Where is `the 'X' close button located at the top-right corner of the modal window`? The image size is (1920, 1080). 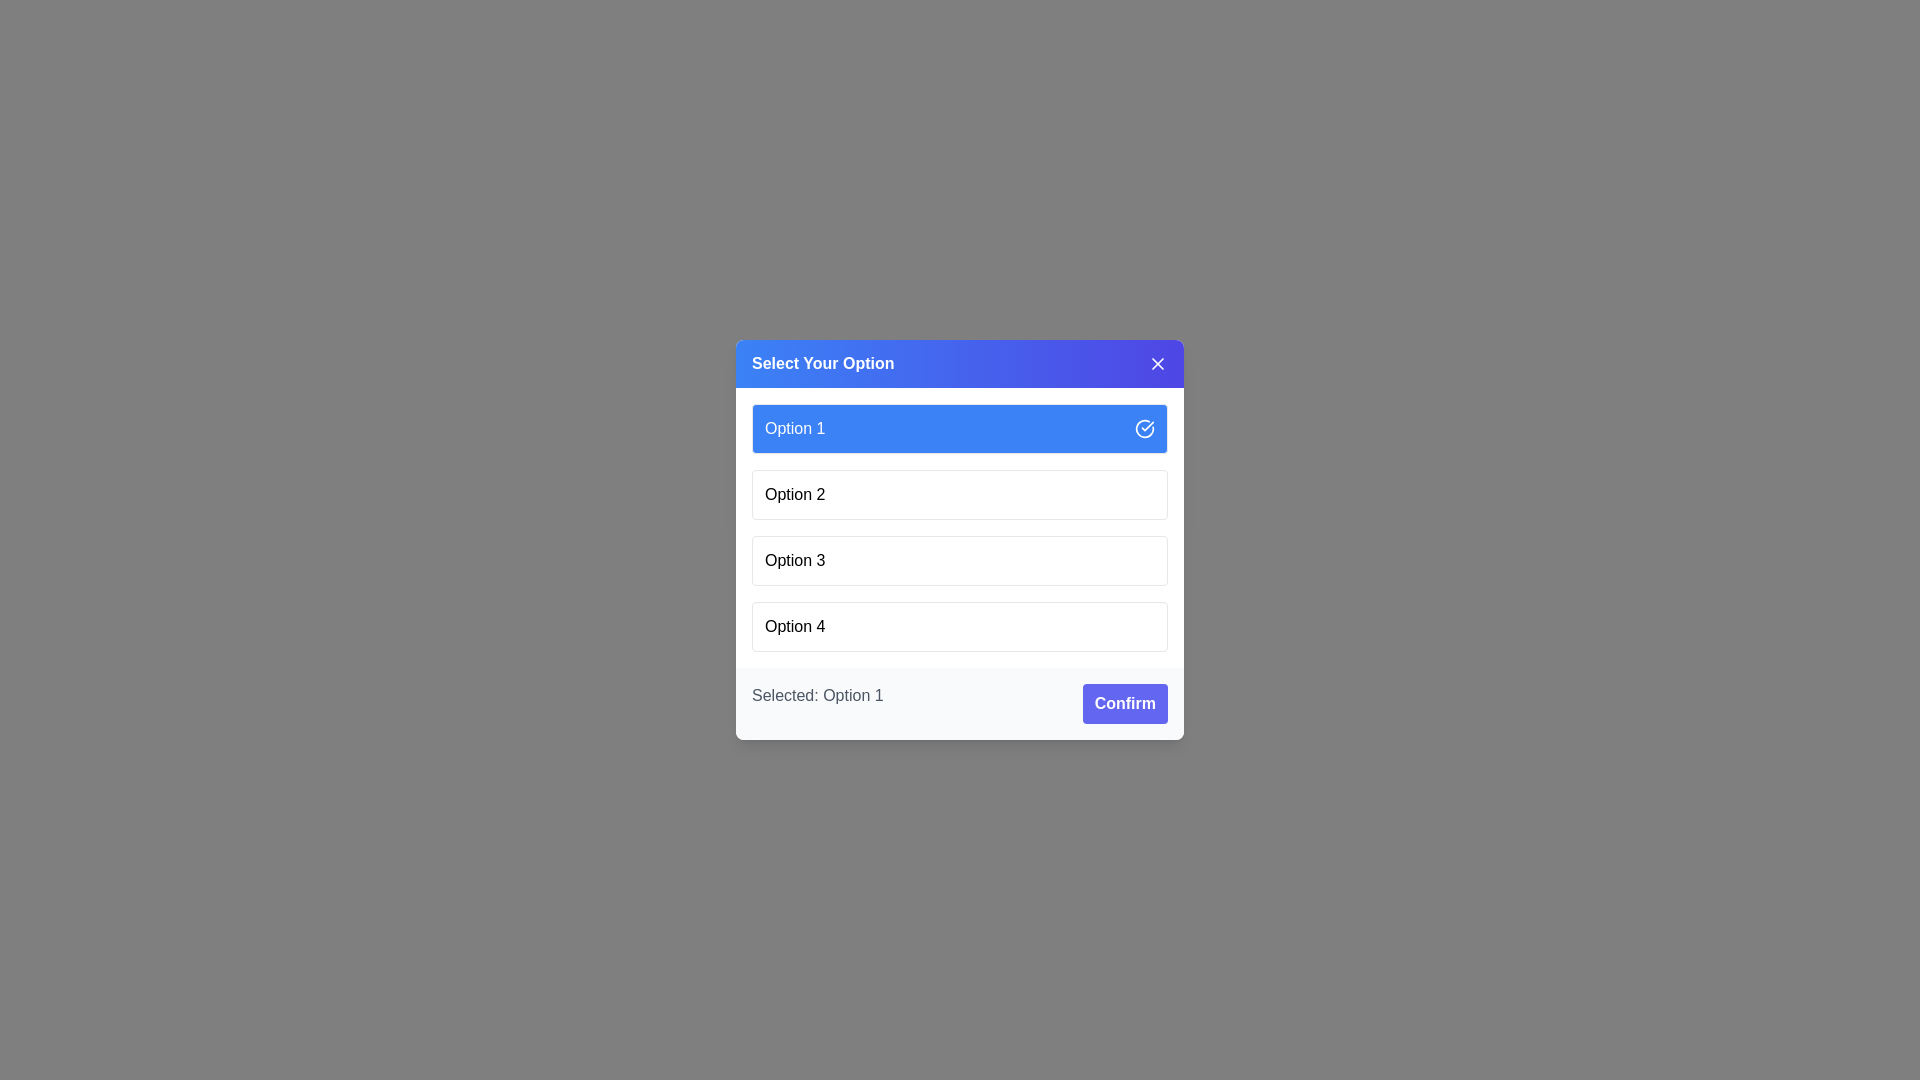 the 'X' close button located at the top-right corner of the modal window is located at coordinates (1157, 363).